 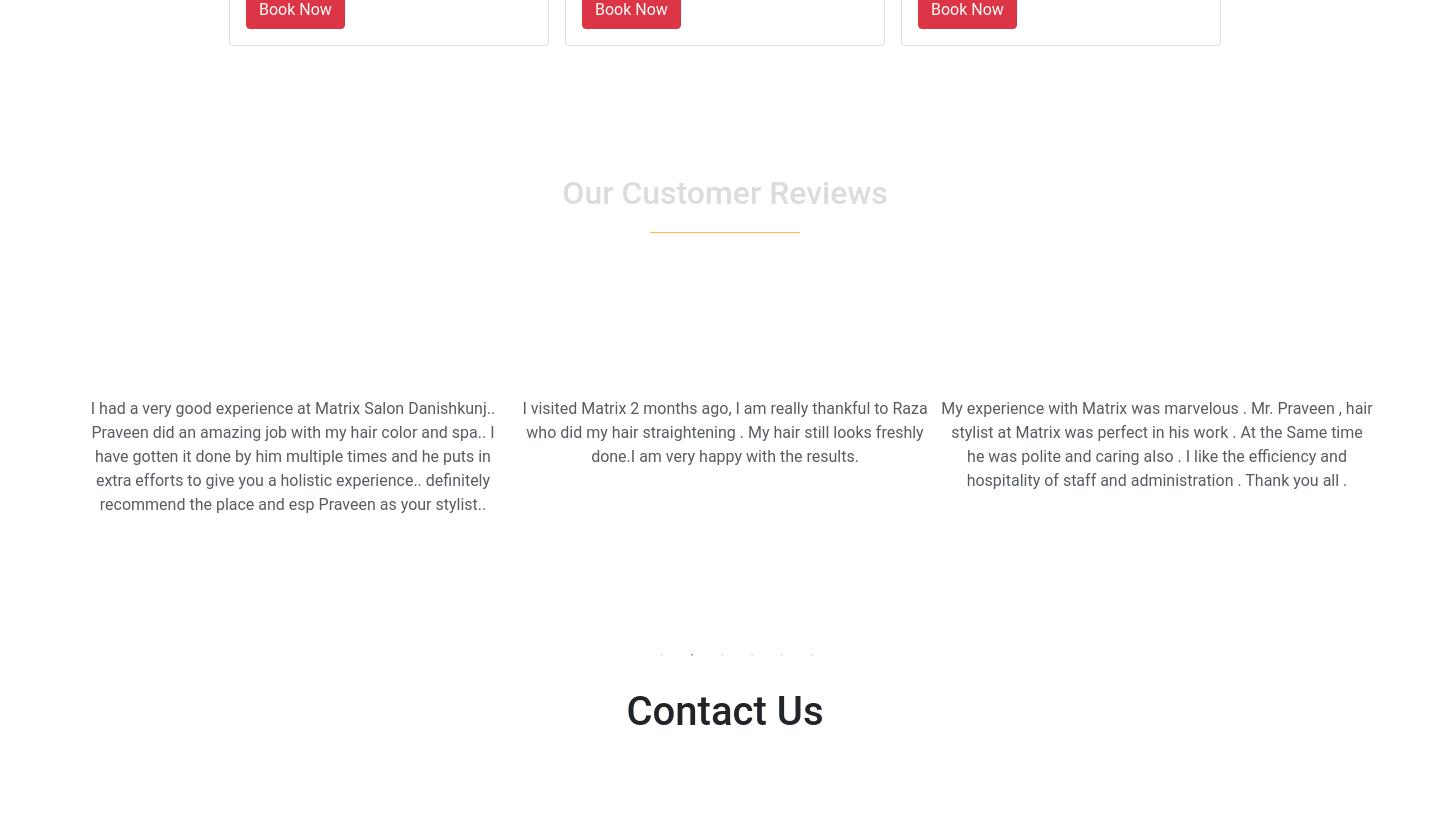 What do you see at coordinates (171, 759) in the screenshot?
I see `'Matrix Flagship Salon'` at bounding box center [171, 759].